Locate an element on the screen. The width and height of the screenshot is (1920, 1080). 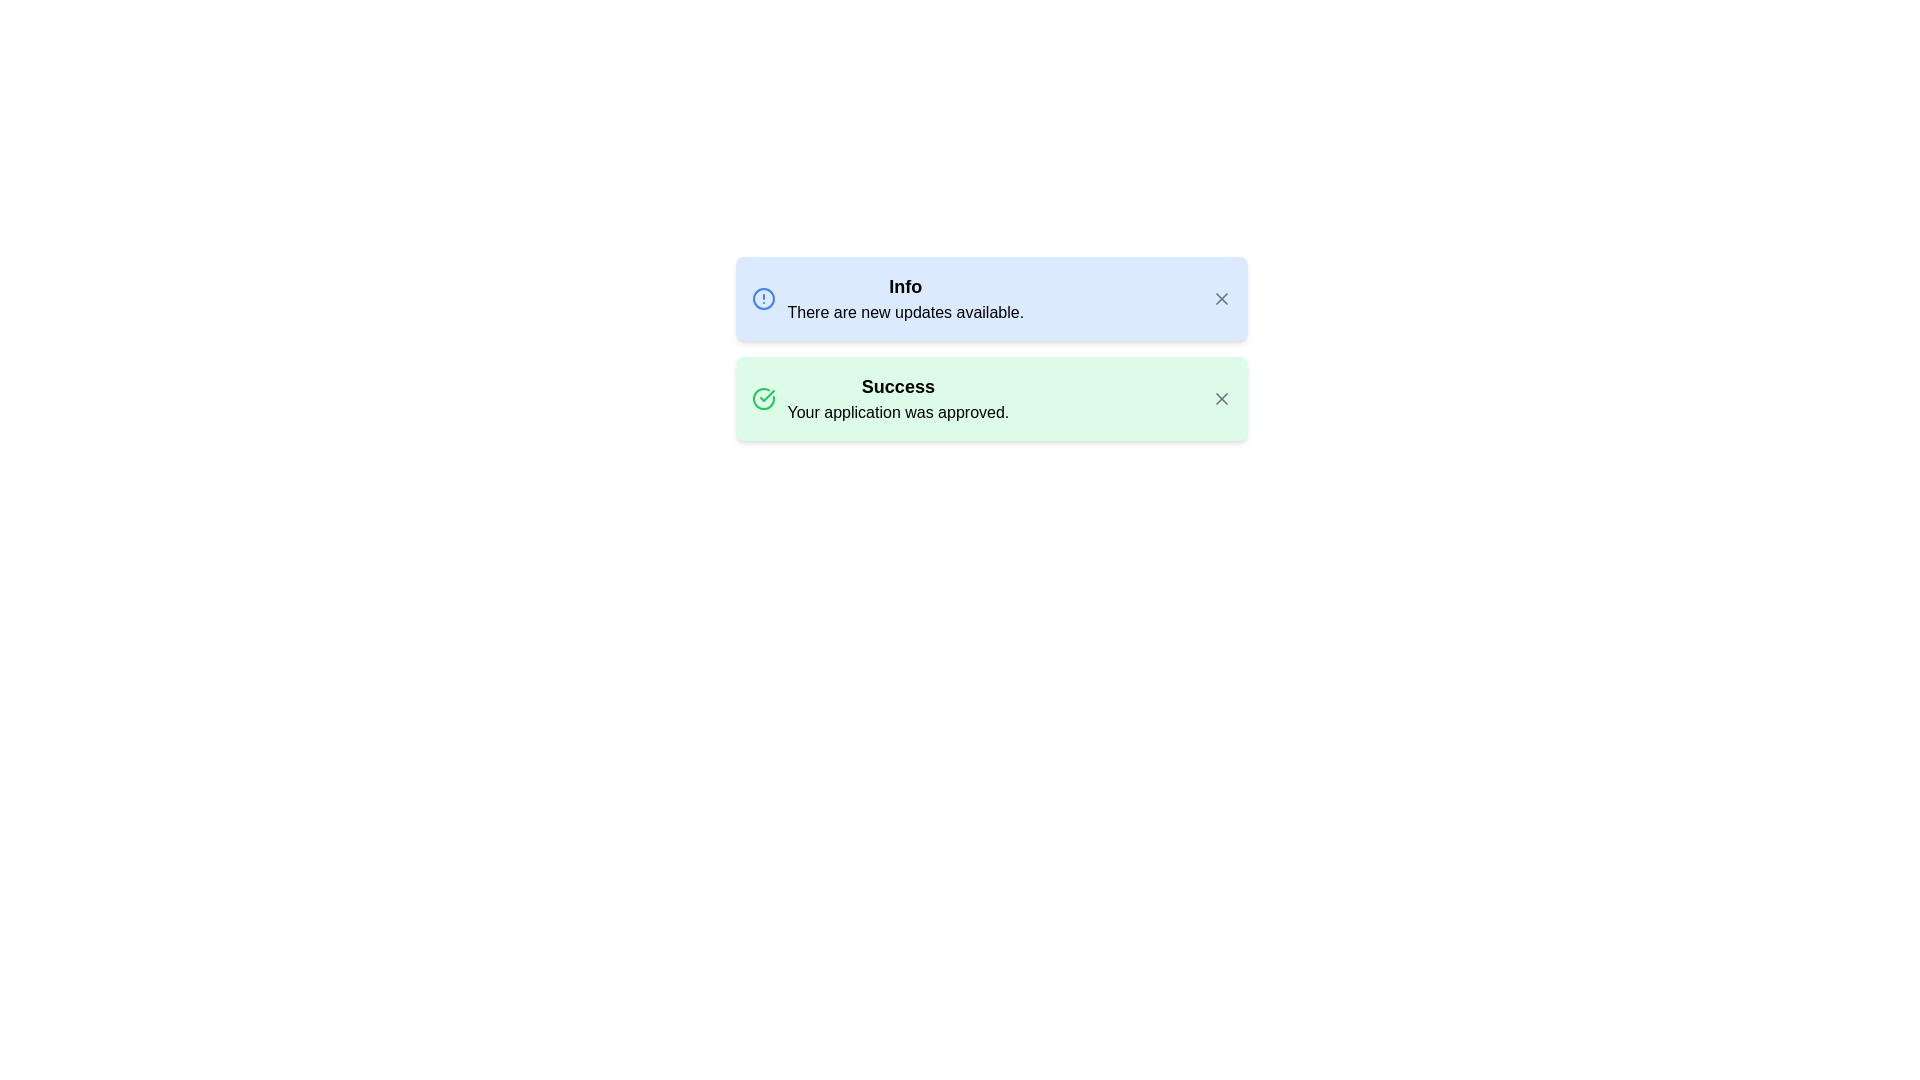
the circular checkmark icon with a green outline, which indicates success, located to the left of the 'Success' text in the green notification box is located at coordinates (762, 398).